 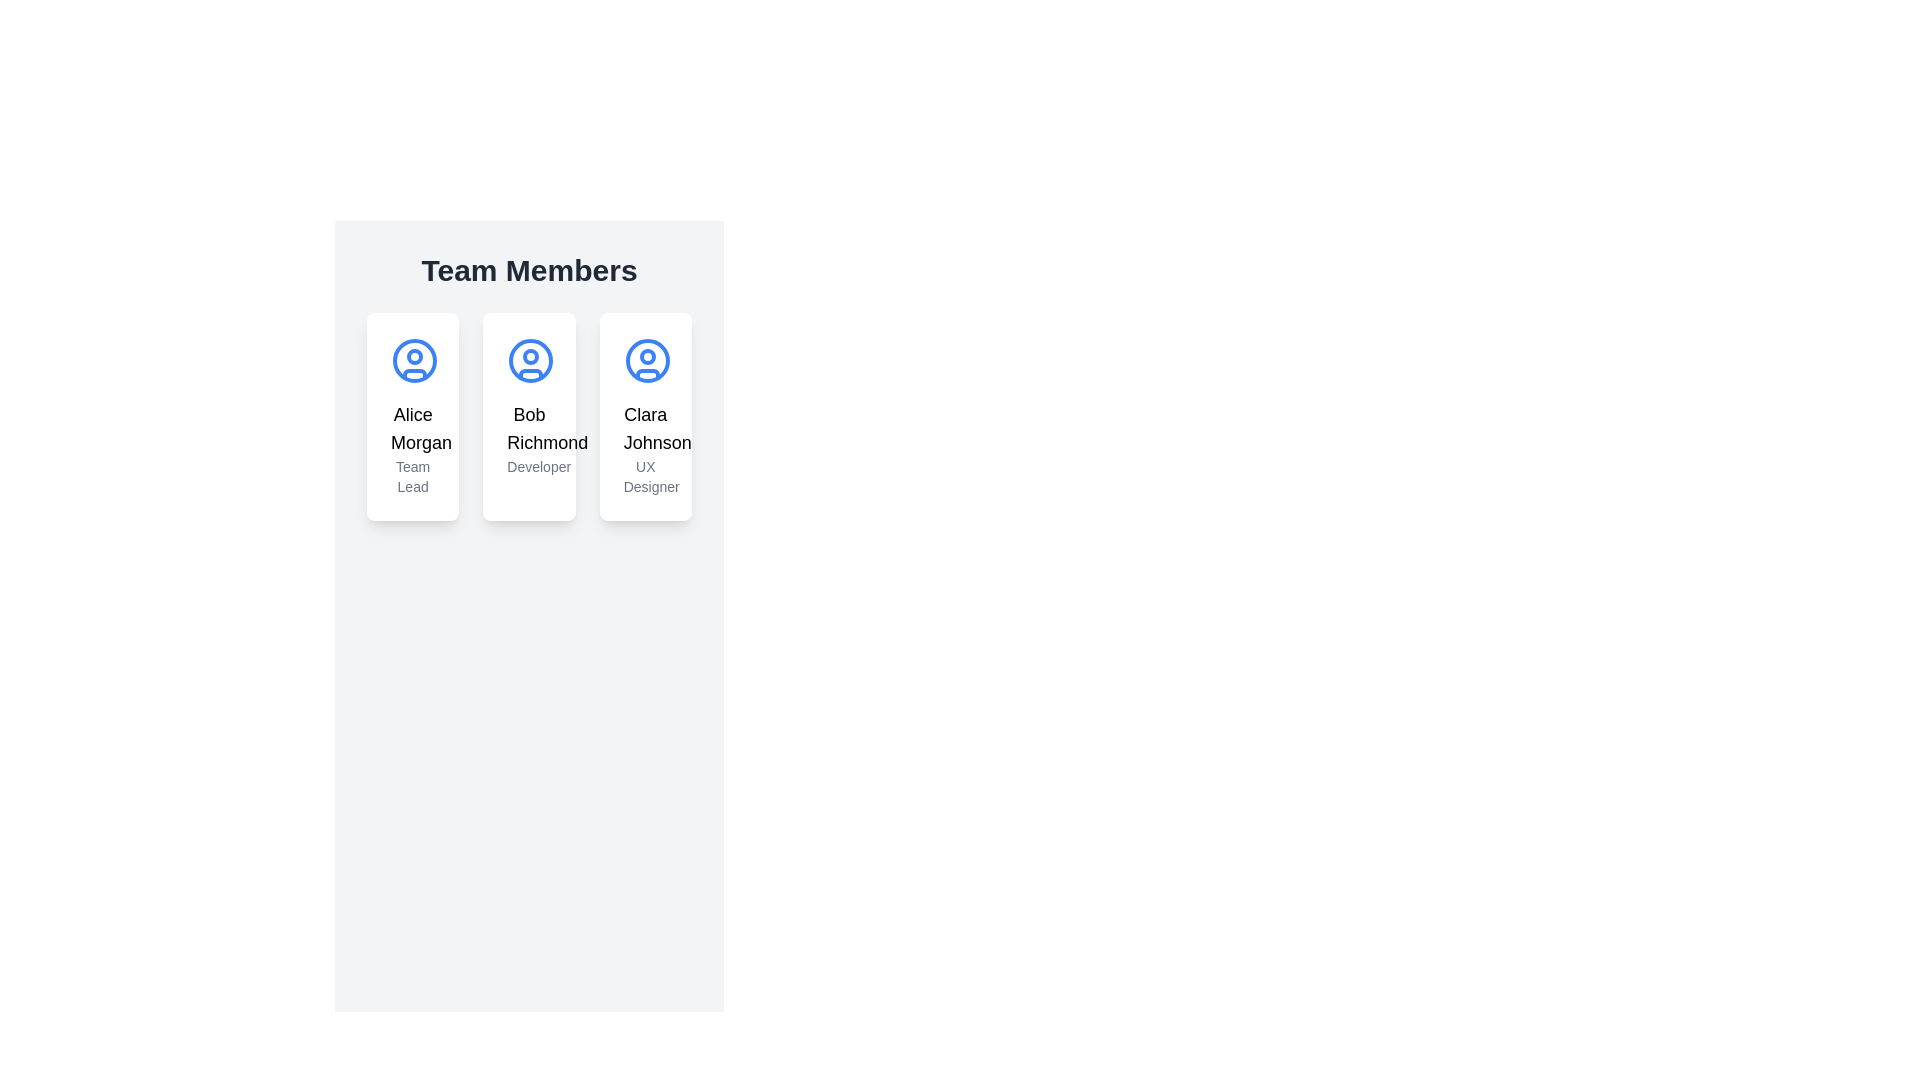 What do you see at coordinates (413, 361) in the screenshot?
I see `the Decorative Circle, which is the outermost circular component of the user icon representing 'Alice Morgan, Team Lead'` at bounding box center [413, 361].